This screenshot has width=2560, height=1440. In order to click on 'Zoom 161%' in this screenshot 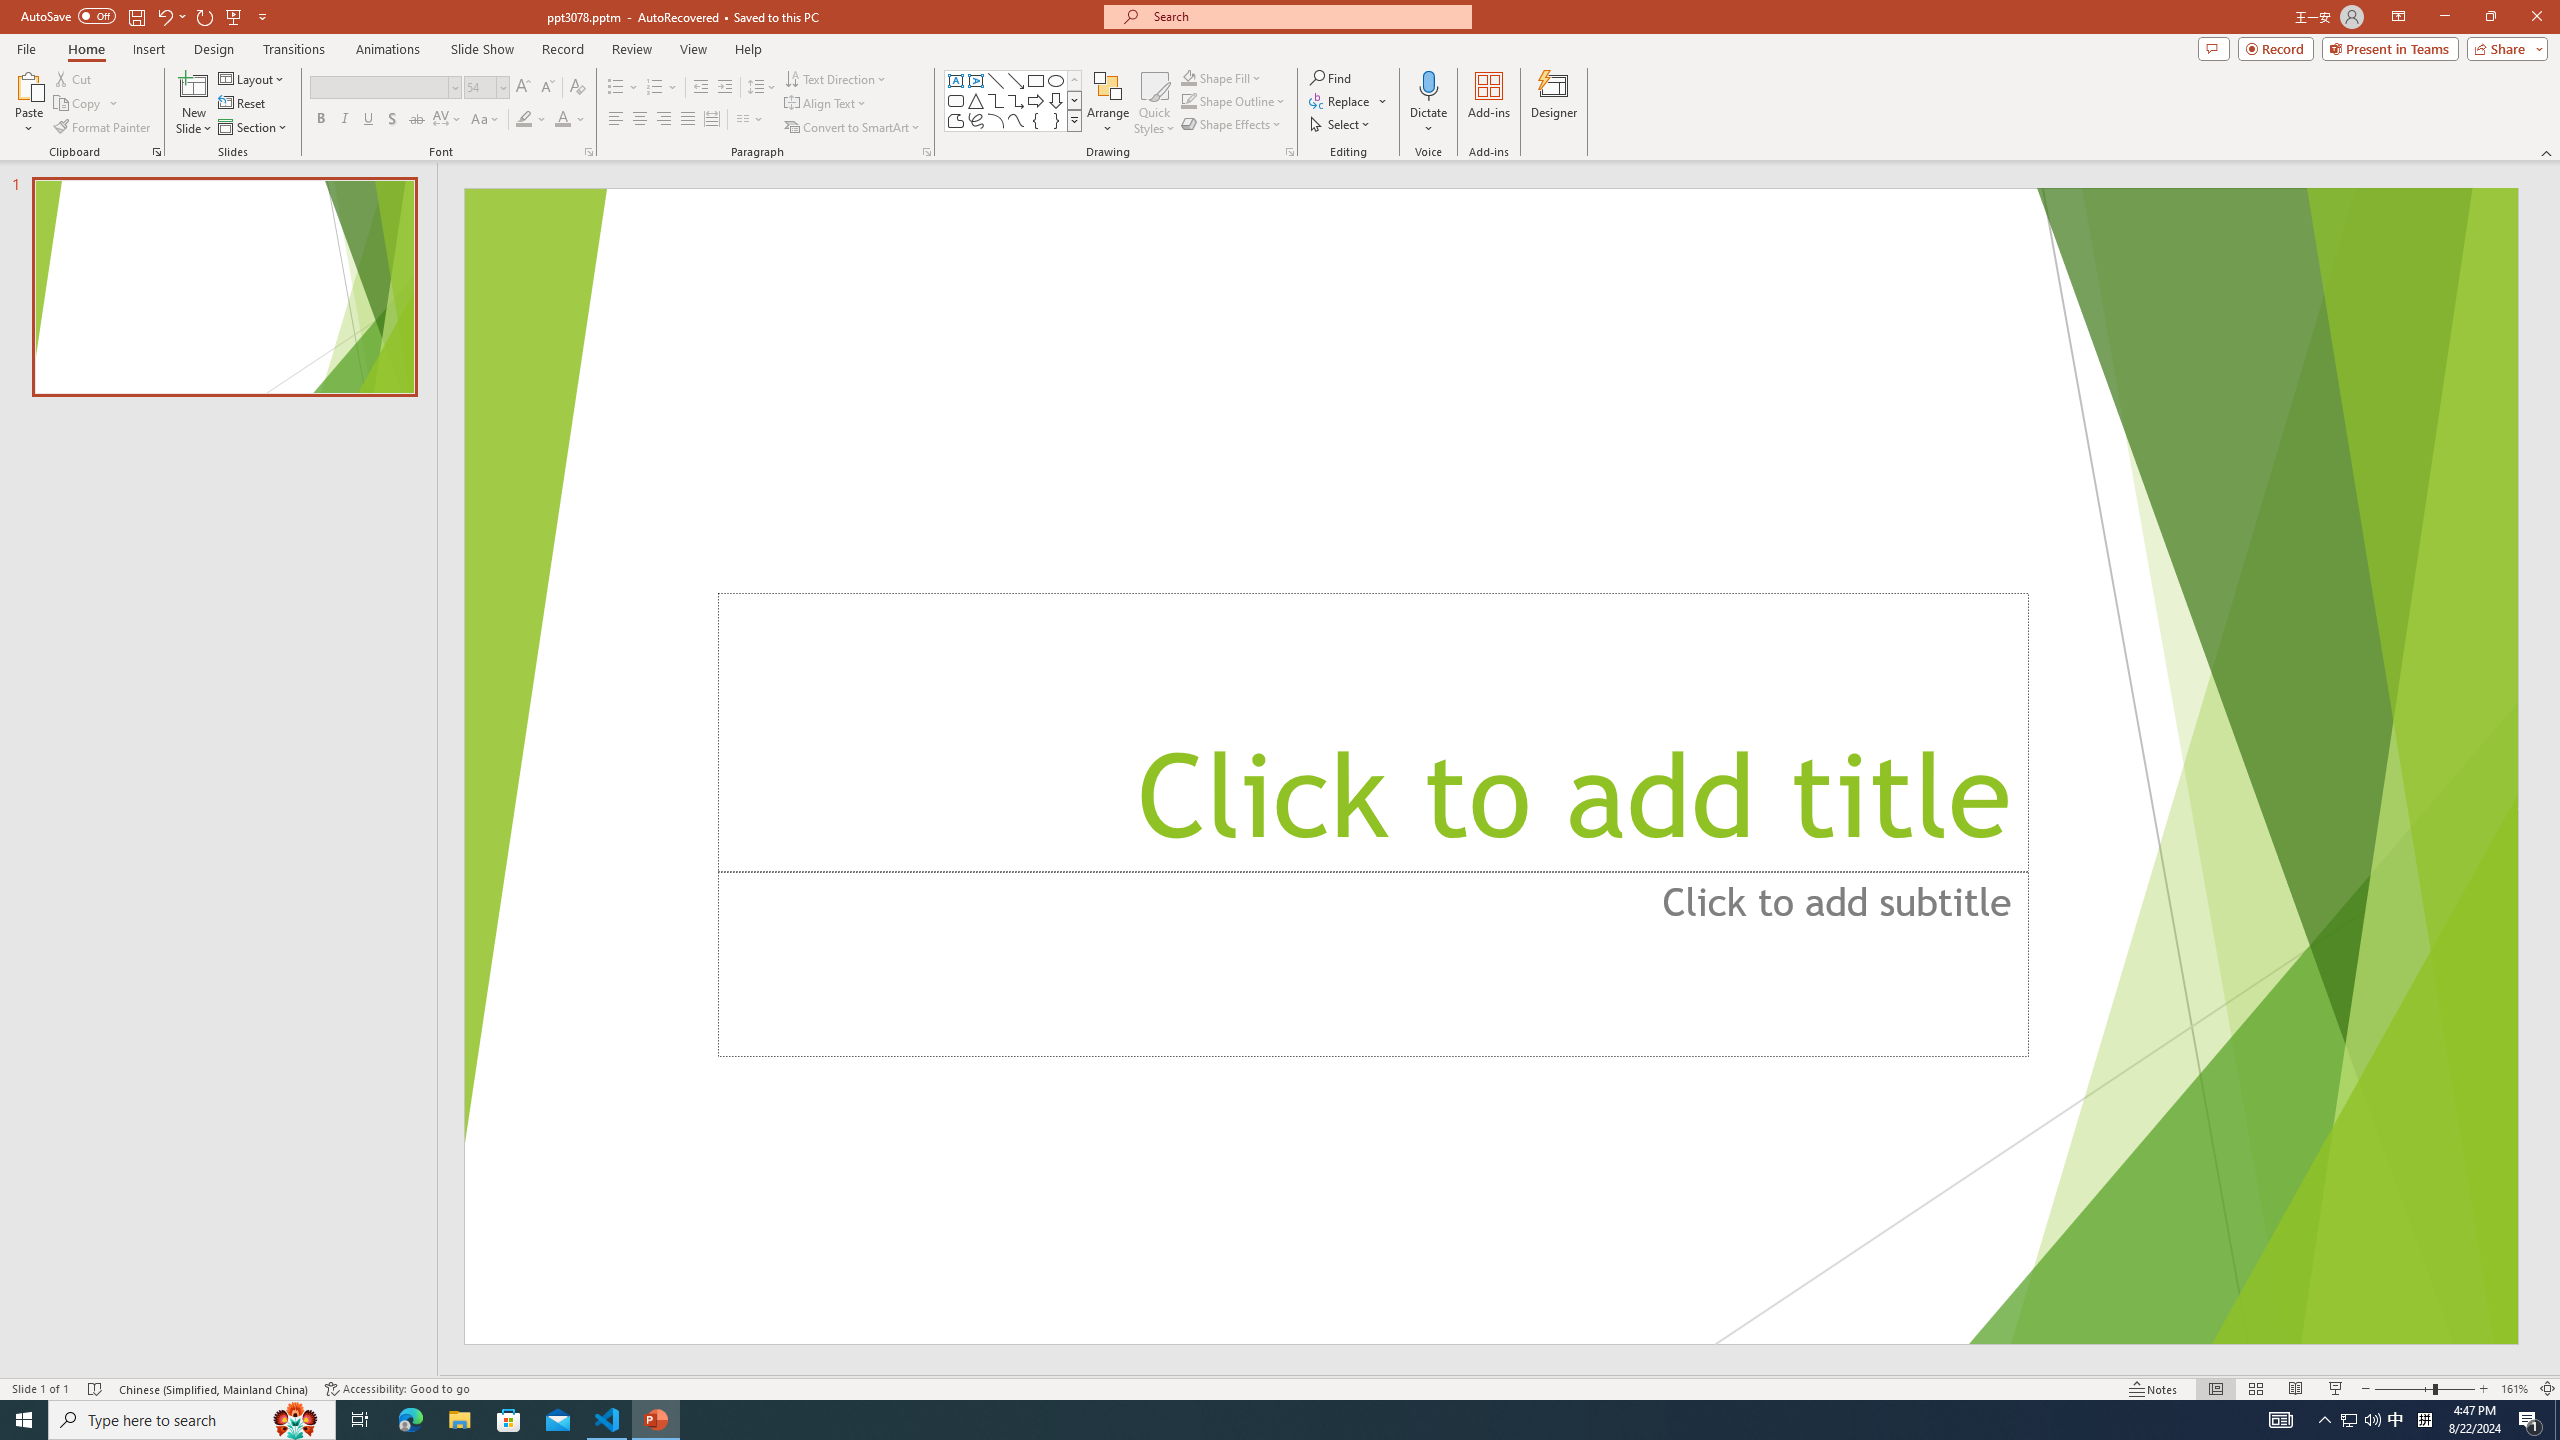, I will do `click(2515, 1389)`.